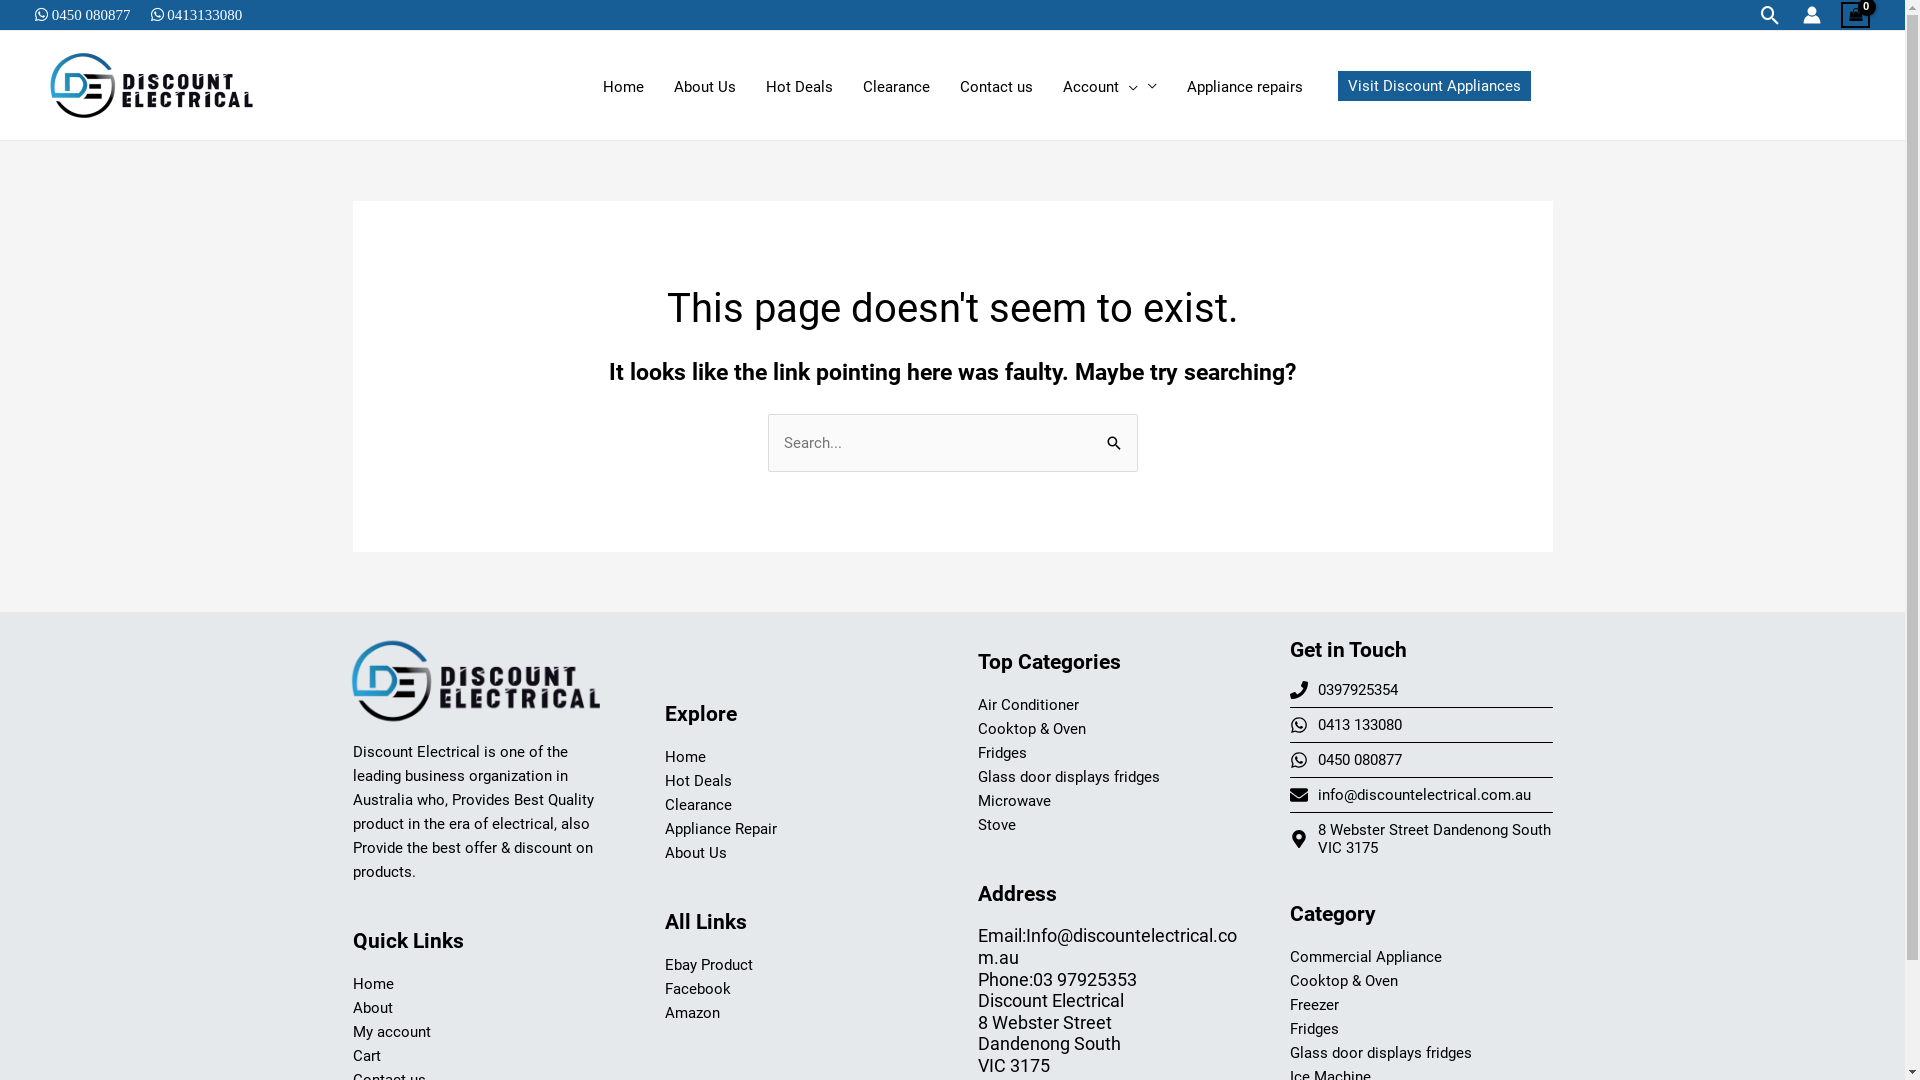  Describe the element at coordinates (372, 982) in the screenshot. I see `'Home'` at that location.